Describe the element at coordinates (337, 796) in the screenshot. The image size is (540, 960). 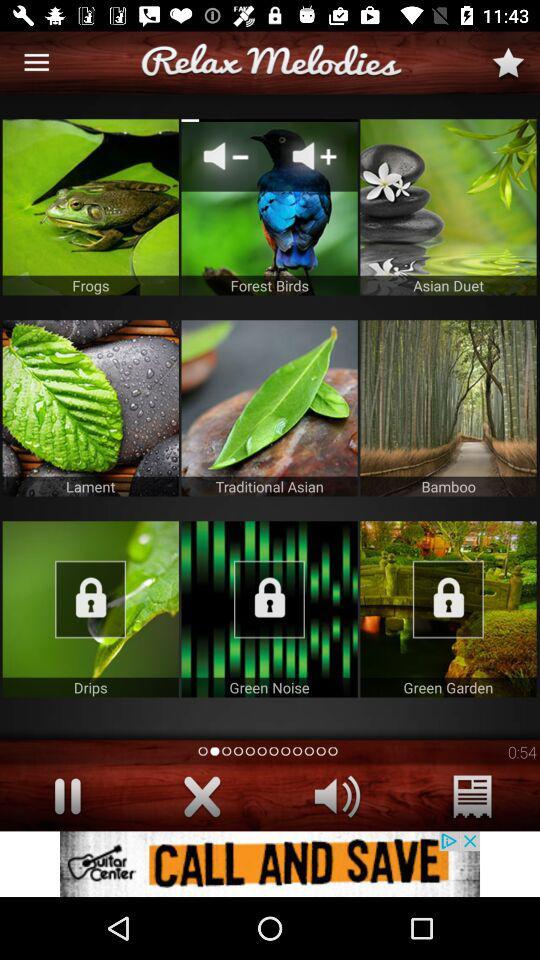
I see `the volume icon` at that location.